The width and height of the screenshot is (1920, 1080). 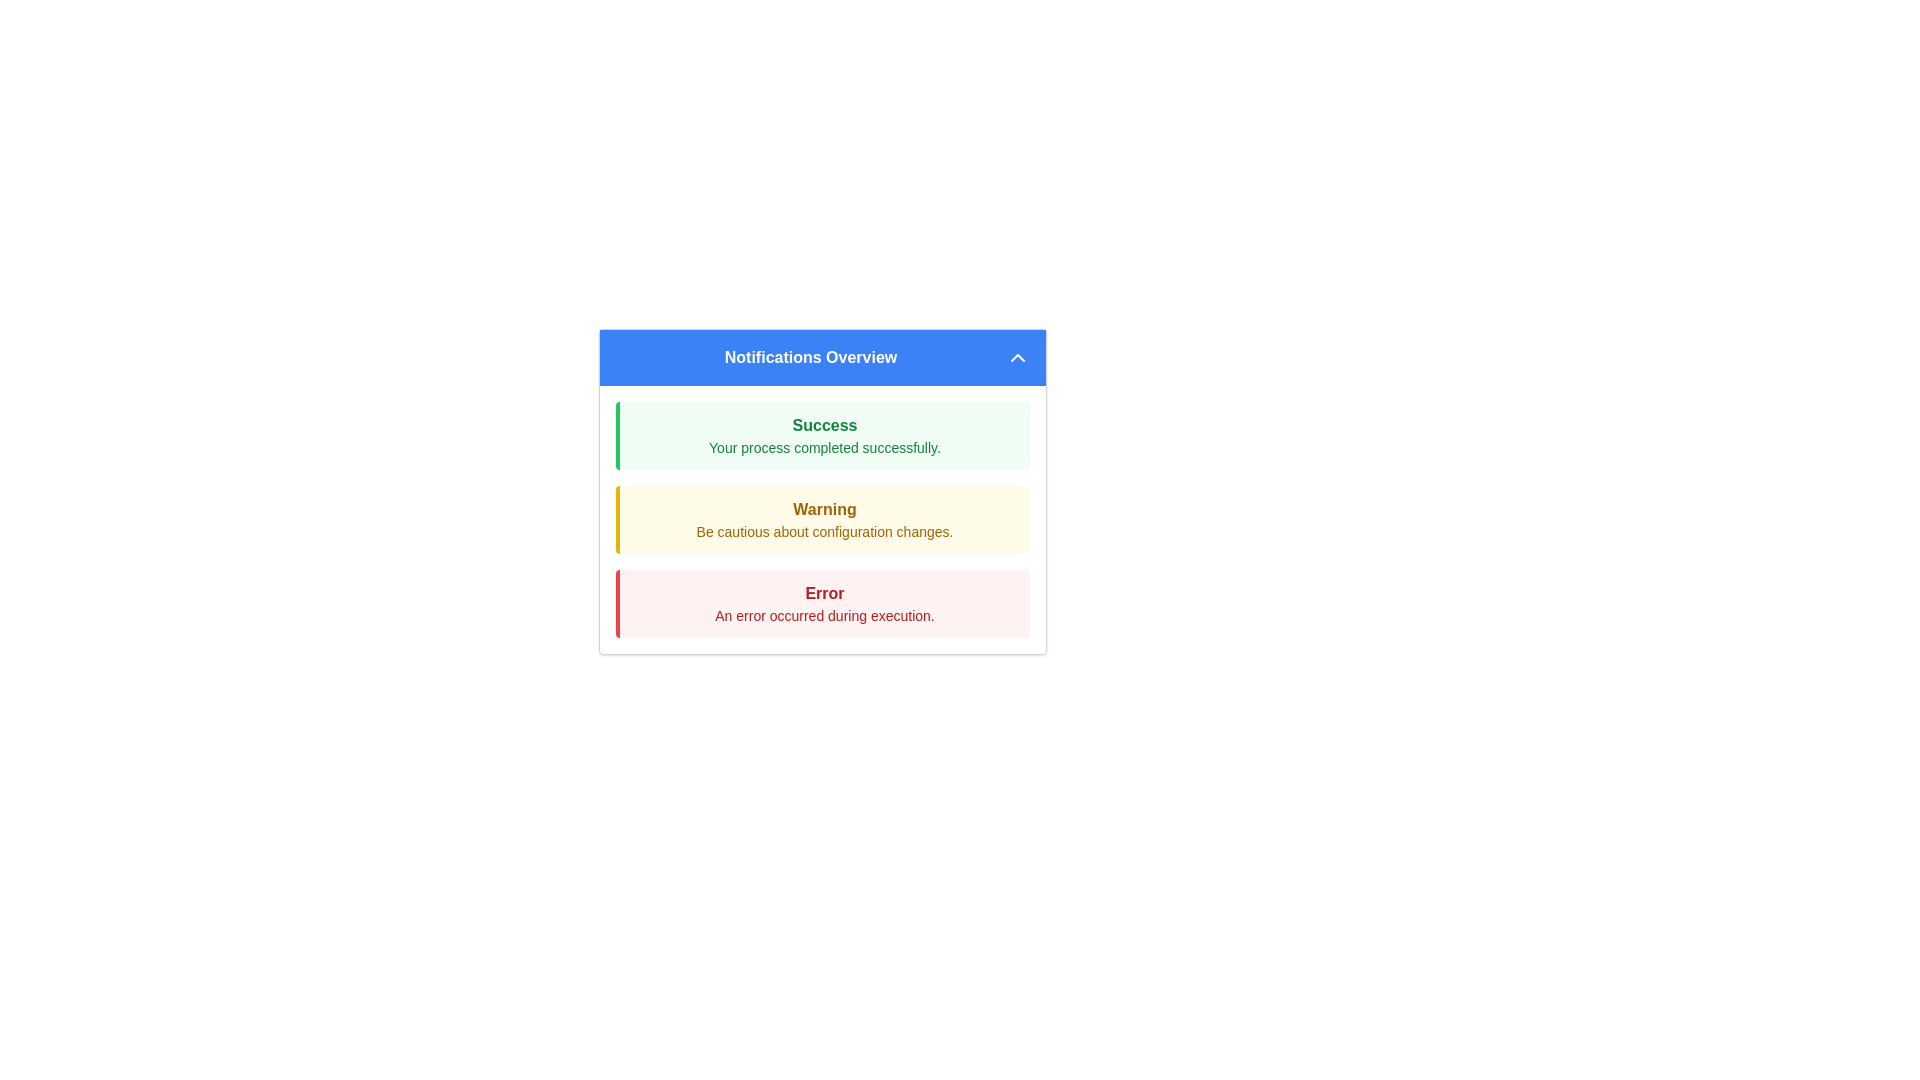 I want to click on the 'Success' text label on the green background, which indicates a successful notification at the top of the card, so click(x=825, y=424).